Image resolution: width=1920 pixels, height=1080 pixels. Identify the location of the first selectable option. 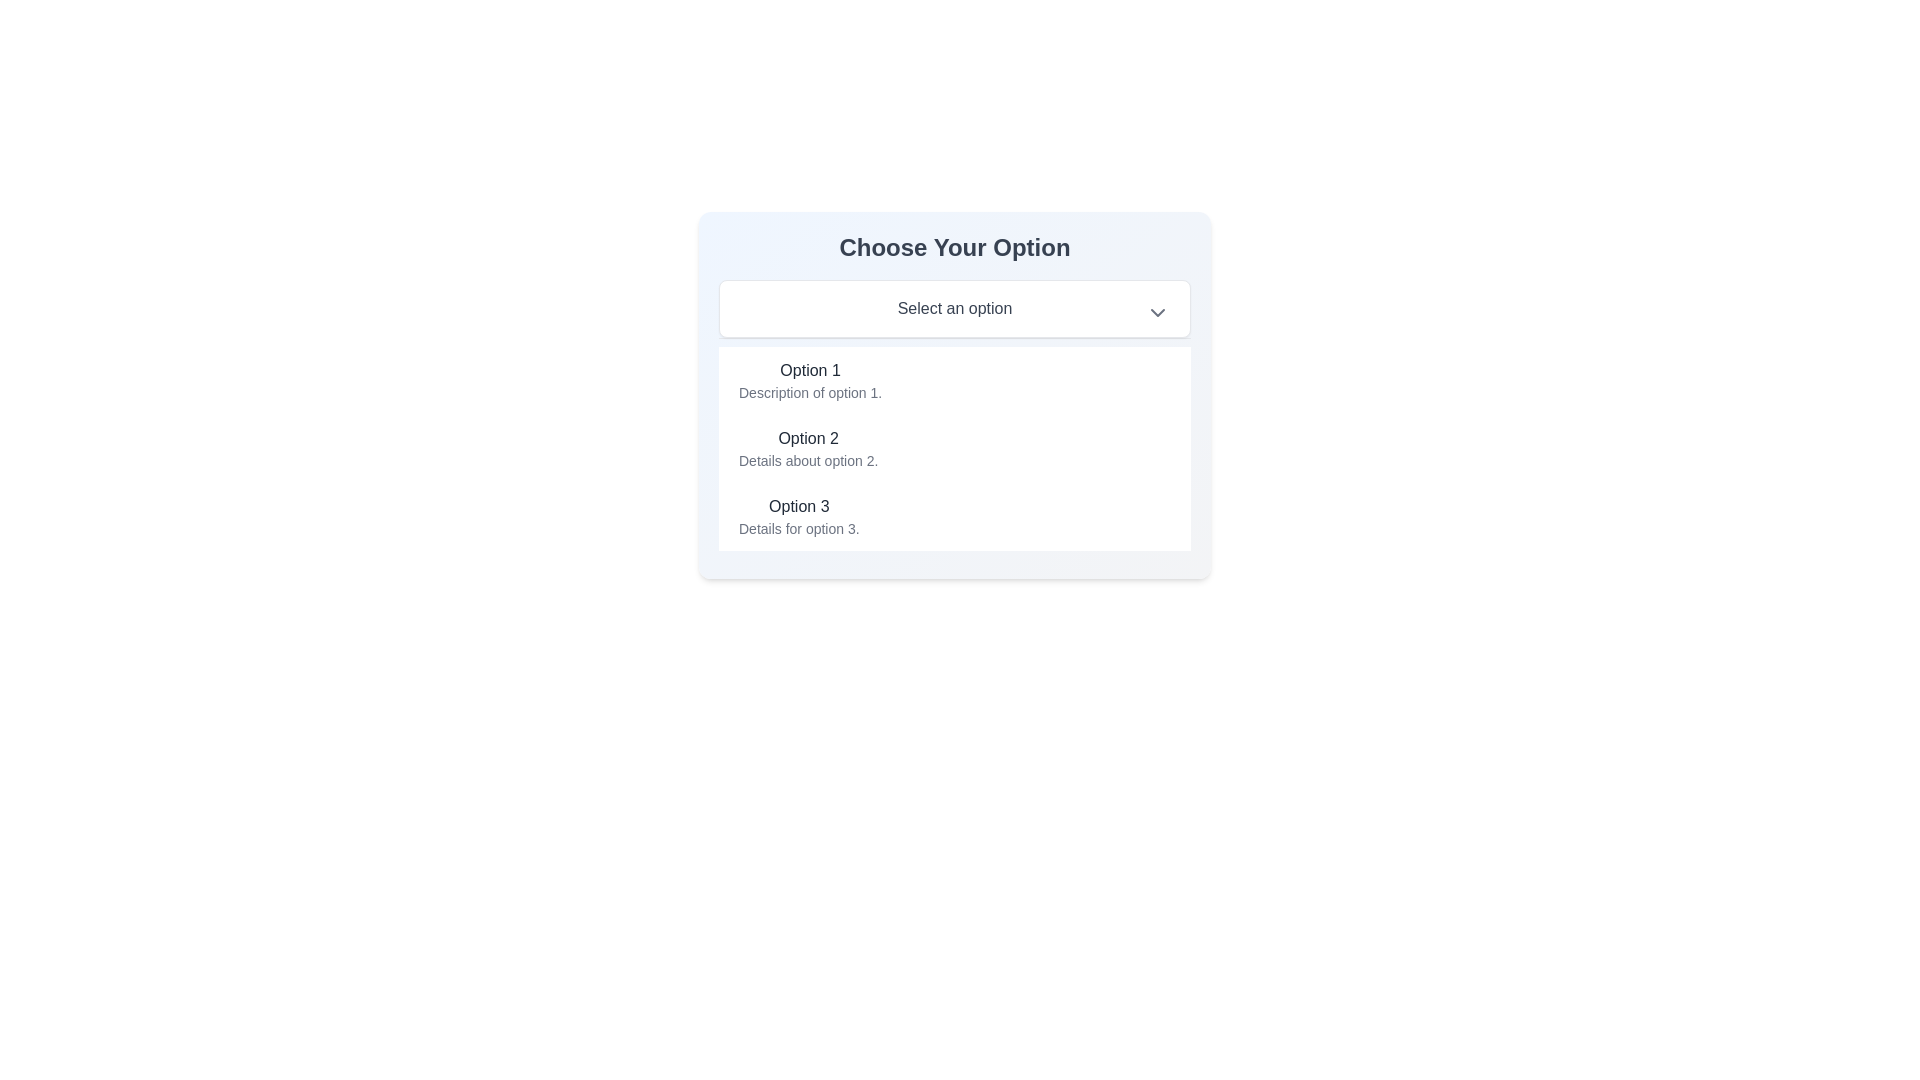
(954, 381).